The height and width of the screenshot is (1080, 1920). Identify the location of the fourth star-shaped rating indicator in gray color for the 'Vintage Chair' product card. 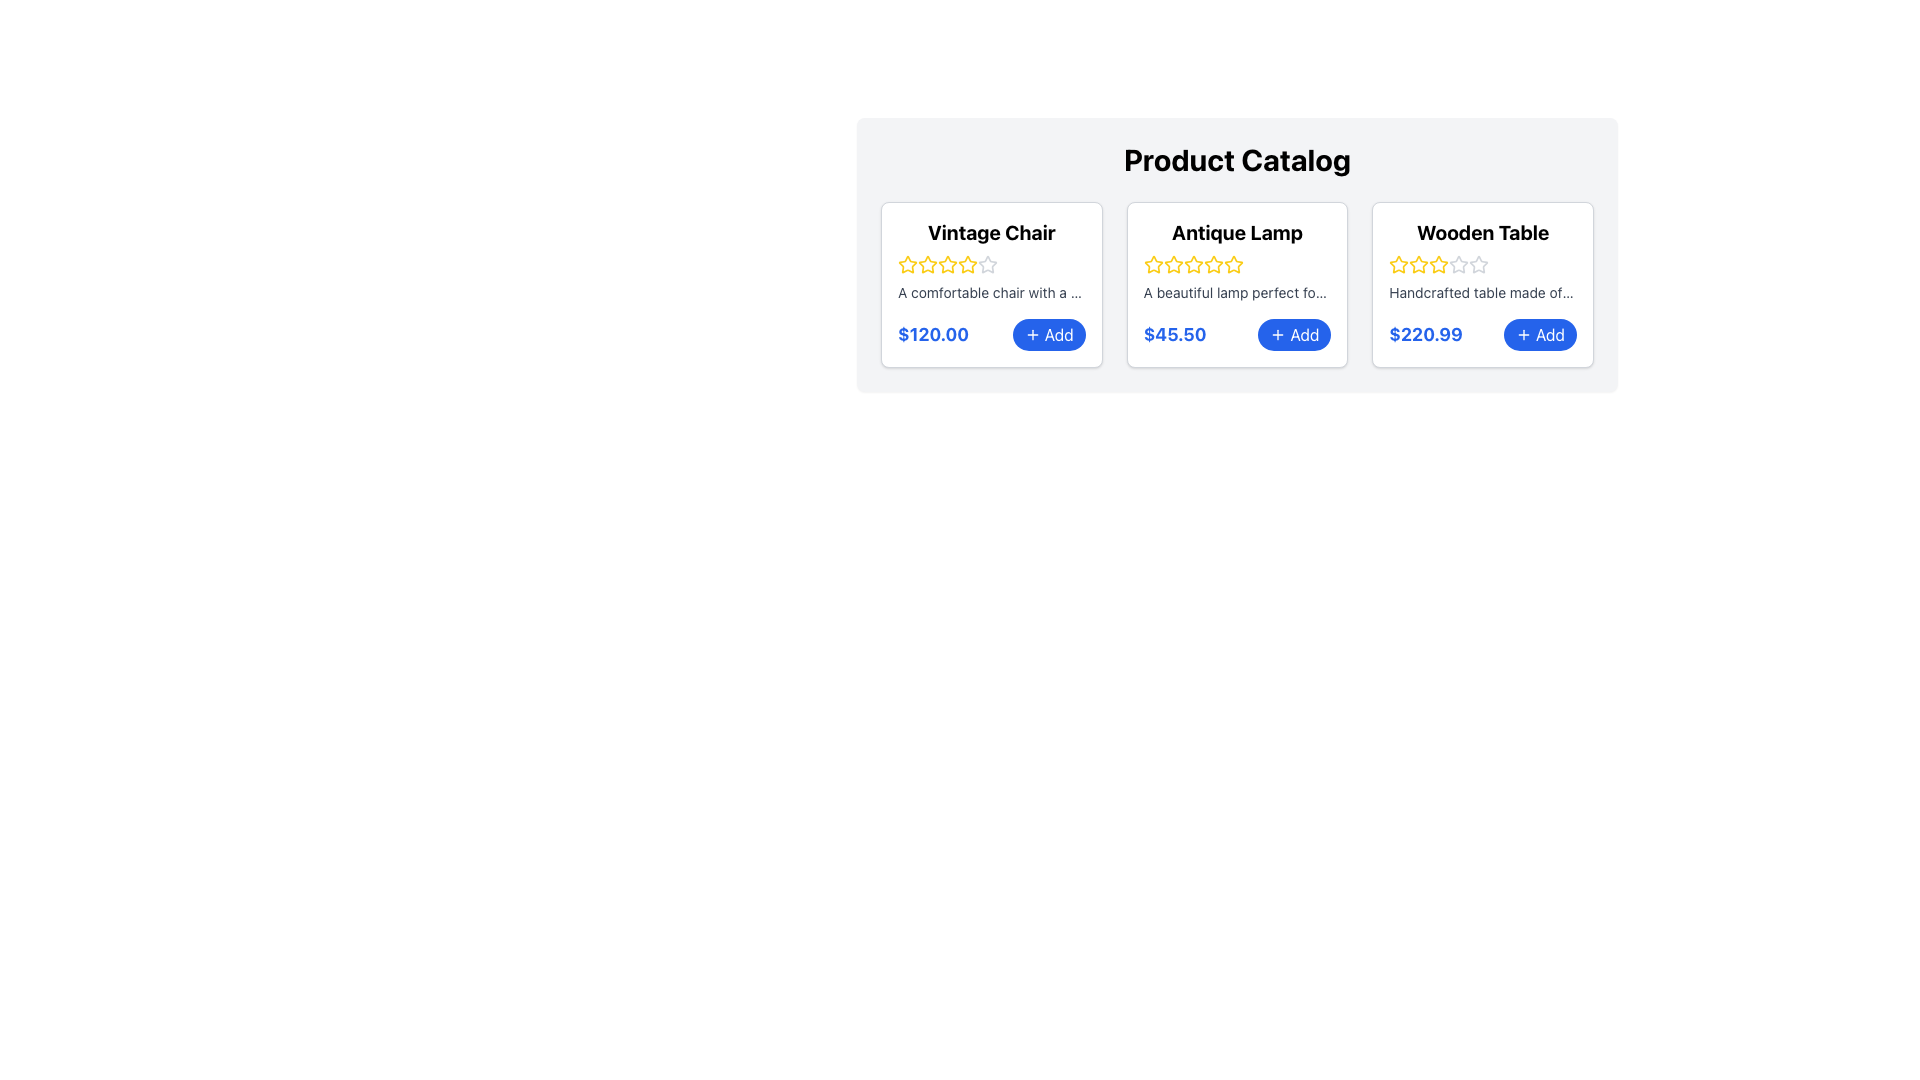
(988, 263).